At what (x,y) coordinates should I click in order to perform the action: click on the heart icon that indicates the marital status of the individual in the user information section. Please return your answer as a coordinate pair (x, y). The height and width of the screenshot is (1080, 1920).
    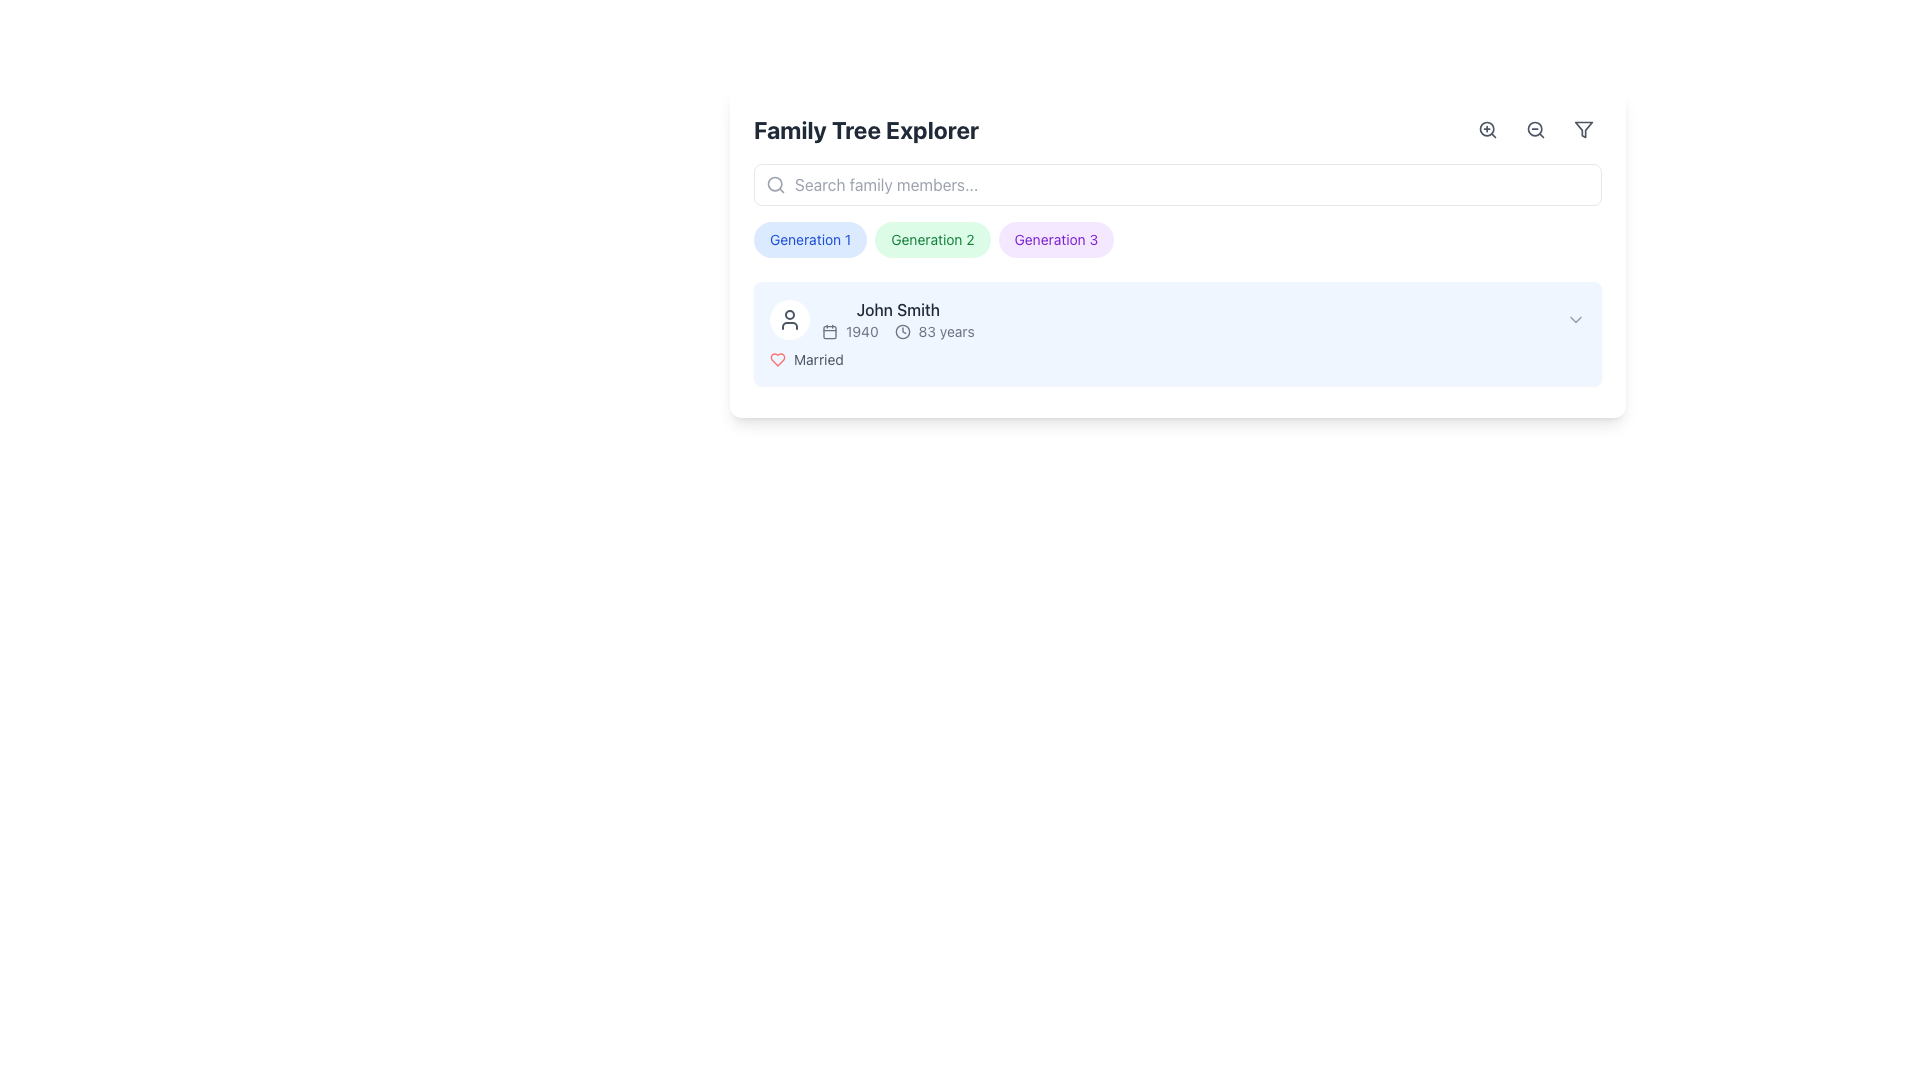
    Looking at the image, I should click on (776, 358).